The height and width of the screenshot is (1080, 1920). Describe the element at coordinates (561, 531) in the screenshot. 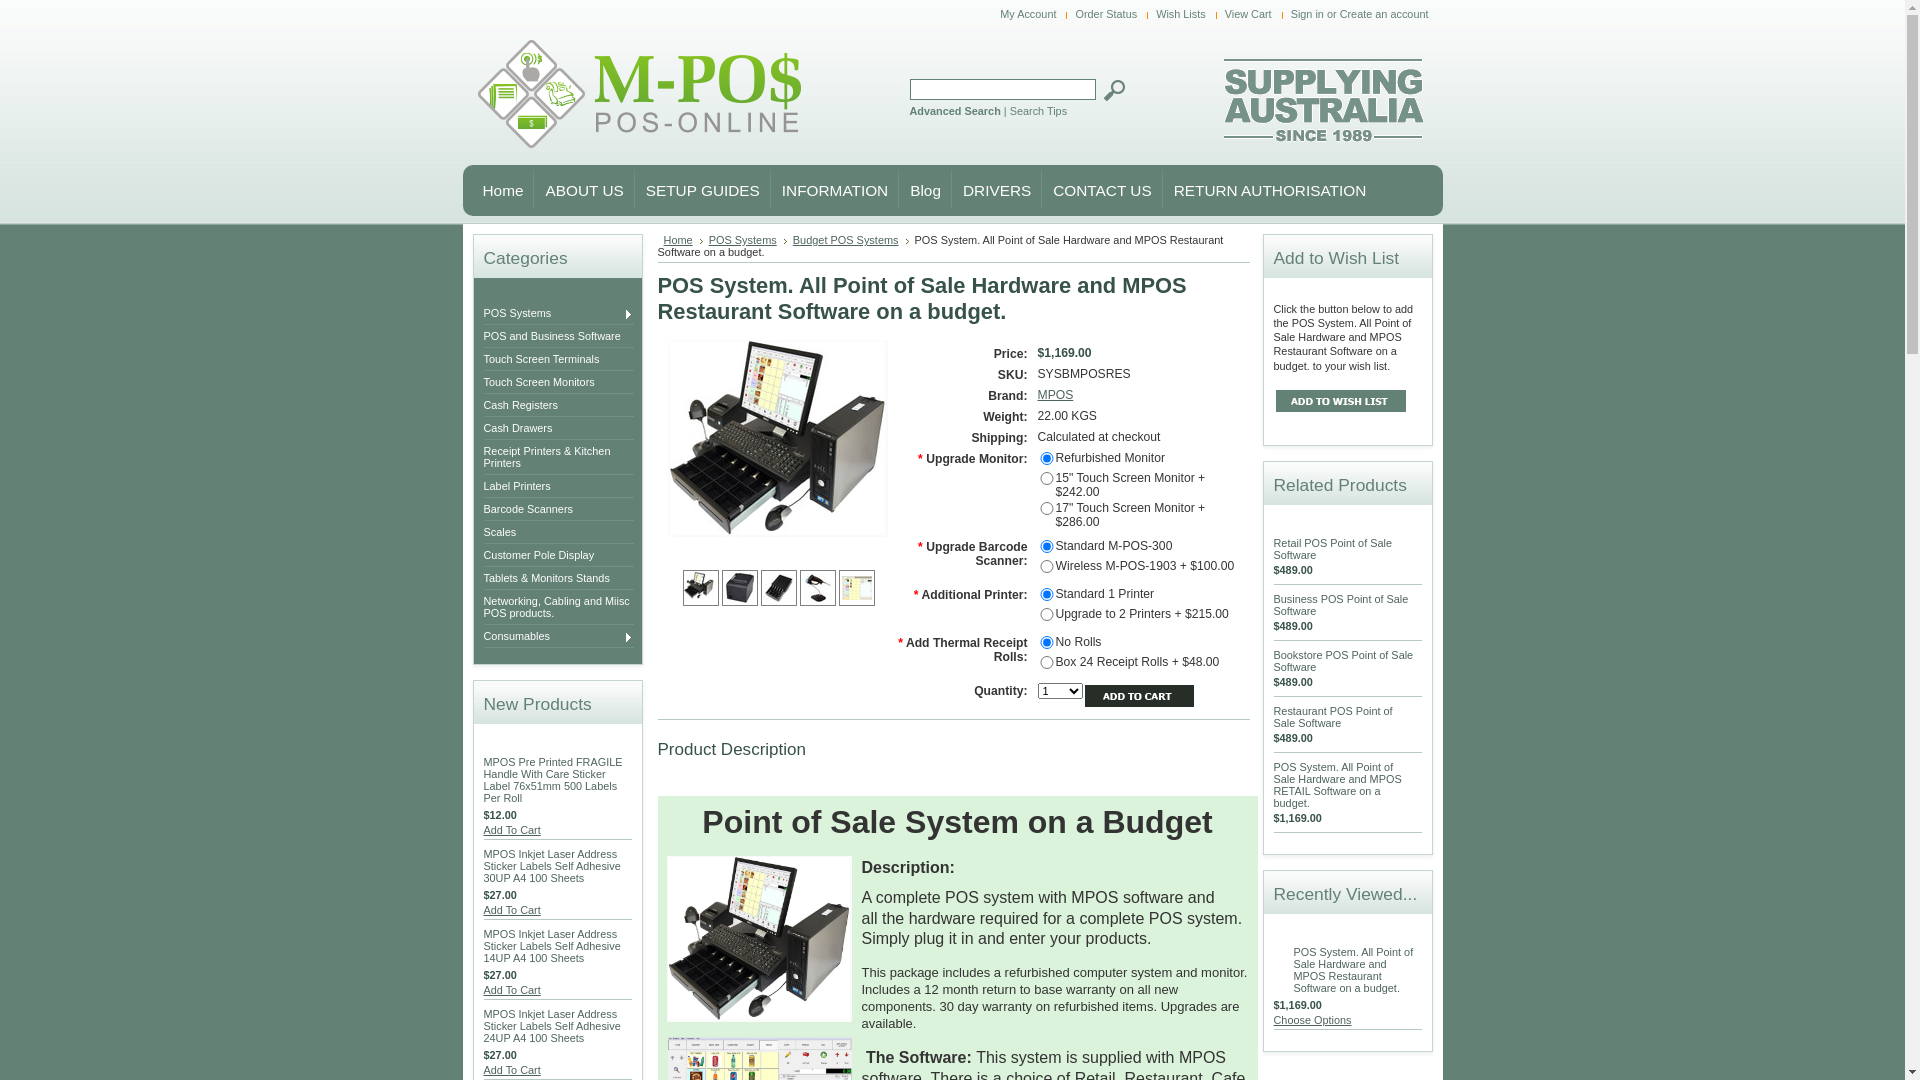

I see `'Scales'` at that location.